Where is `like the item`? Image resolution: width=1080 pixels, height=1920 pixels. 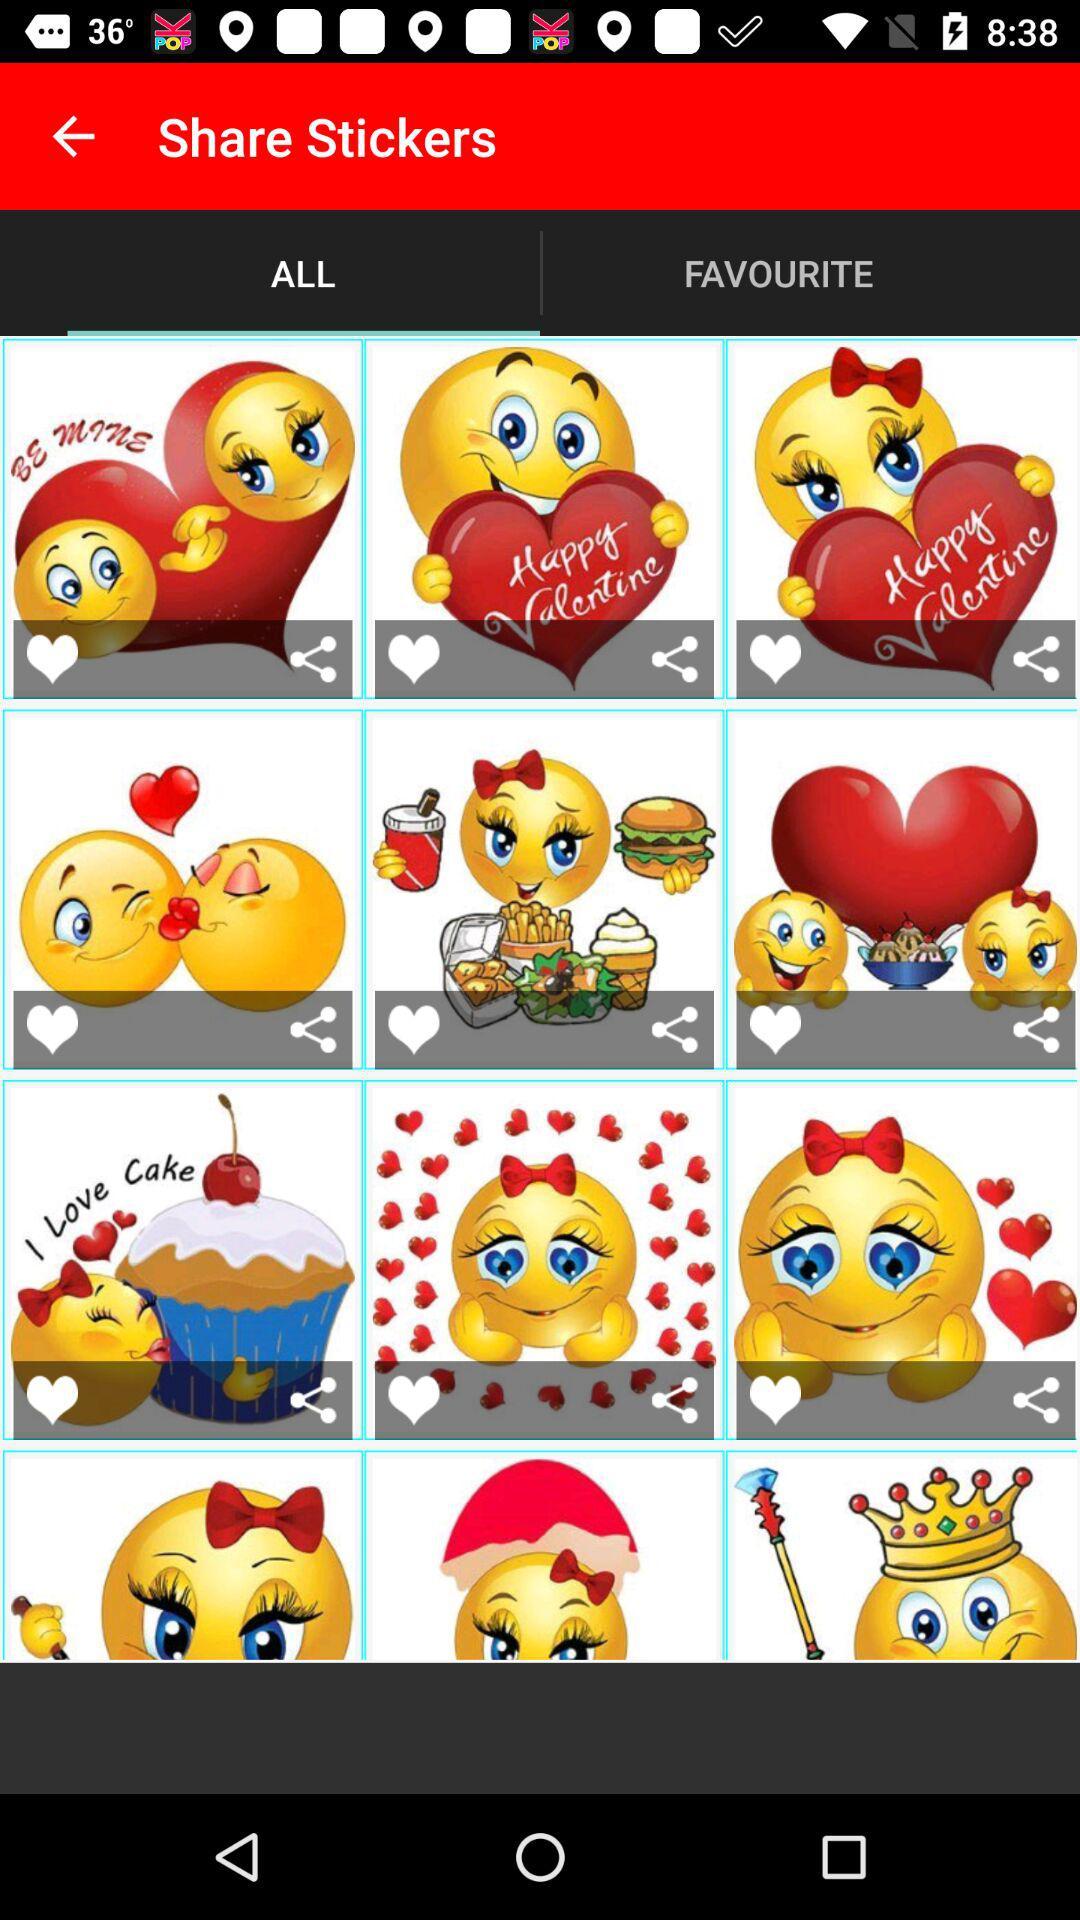 like the item is located at coordinates (51, 1029).